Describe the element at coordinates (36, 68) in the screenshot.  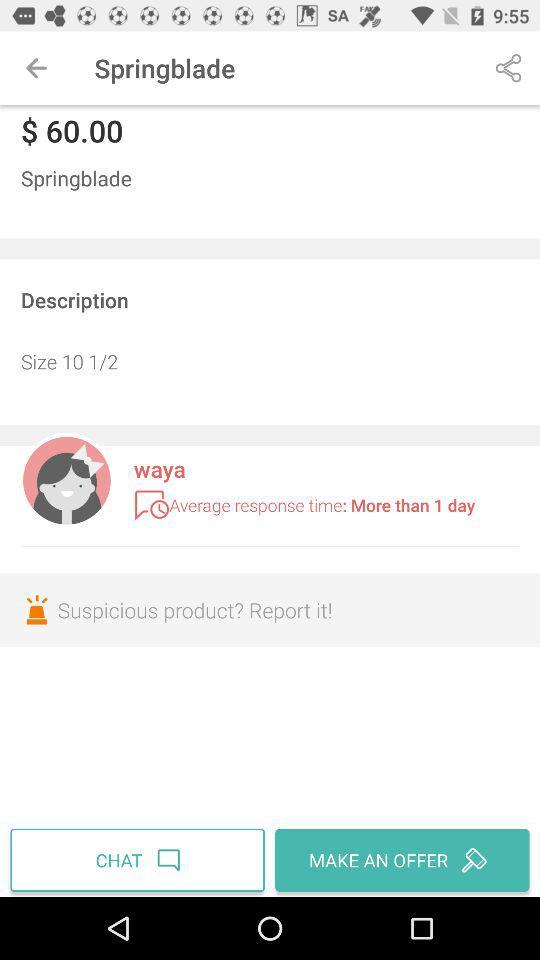
I see `item to the left of the springblade  icon` at that location.